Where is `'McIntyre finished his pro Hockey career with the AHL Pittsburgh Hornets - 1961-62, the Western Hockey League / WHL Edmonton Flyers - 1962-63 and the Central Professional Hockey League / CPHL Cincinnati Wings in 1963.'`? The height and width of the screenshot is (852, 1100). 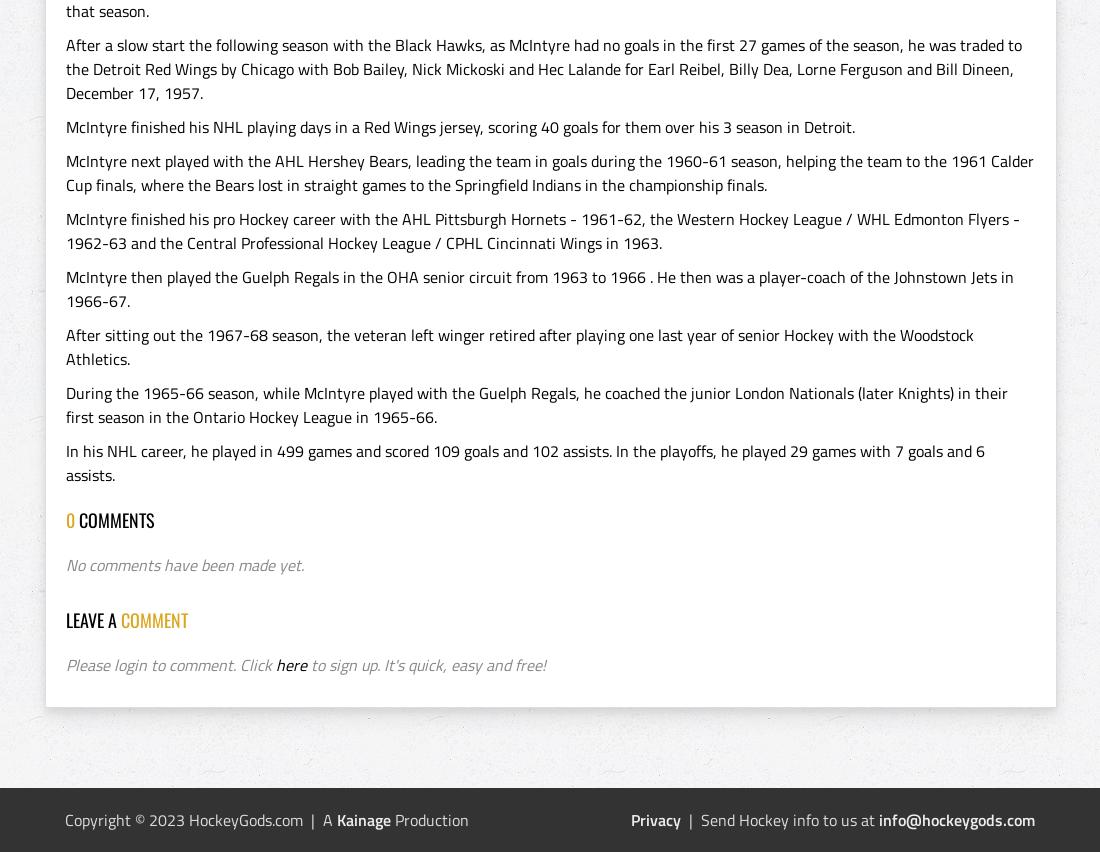 'McIntyre finished his pro Hockey career with the AHL Pittsburgh Hornets - 1961-62, the Western Hockey League / WHL Edmonton Flyers - 1962-63 and the Central Professional Hockey League / CPHL Cincinnati Wings in 1963.' is located at coordinates (65, 229).